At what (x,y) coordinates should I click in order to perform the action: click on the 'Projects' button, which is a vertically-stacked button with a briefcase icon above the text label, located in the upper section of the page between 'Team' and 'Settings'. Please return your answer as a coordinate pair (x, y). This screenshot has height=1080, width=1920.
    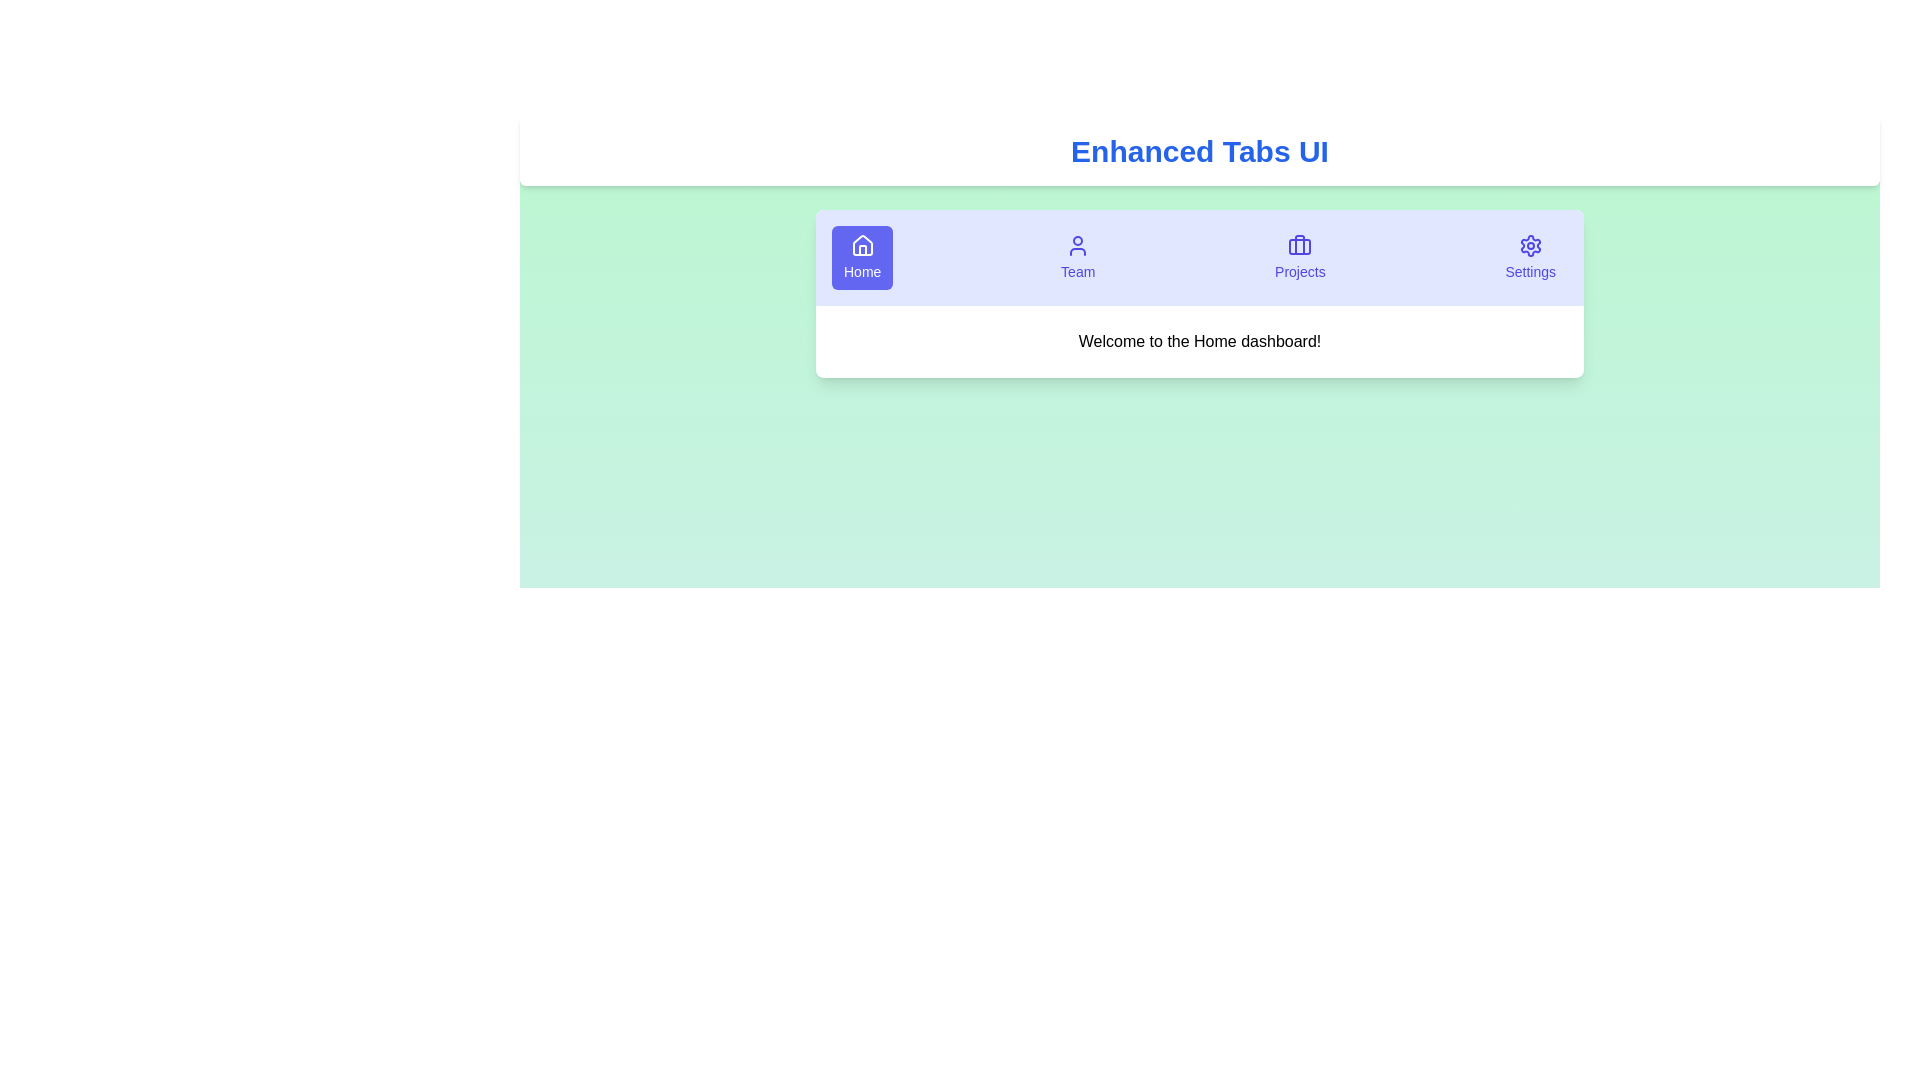
    Looking at the image, I should click on (1300, 257).